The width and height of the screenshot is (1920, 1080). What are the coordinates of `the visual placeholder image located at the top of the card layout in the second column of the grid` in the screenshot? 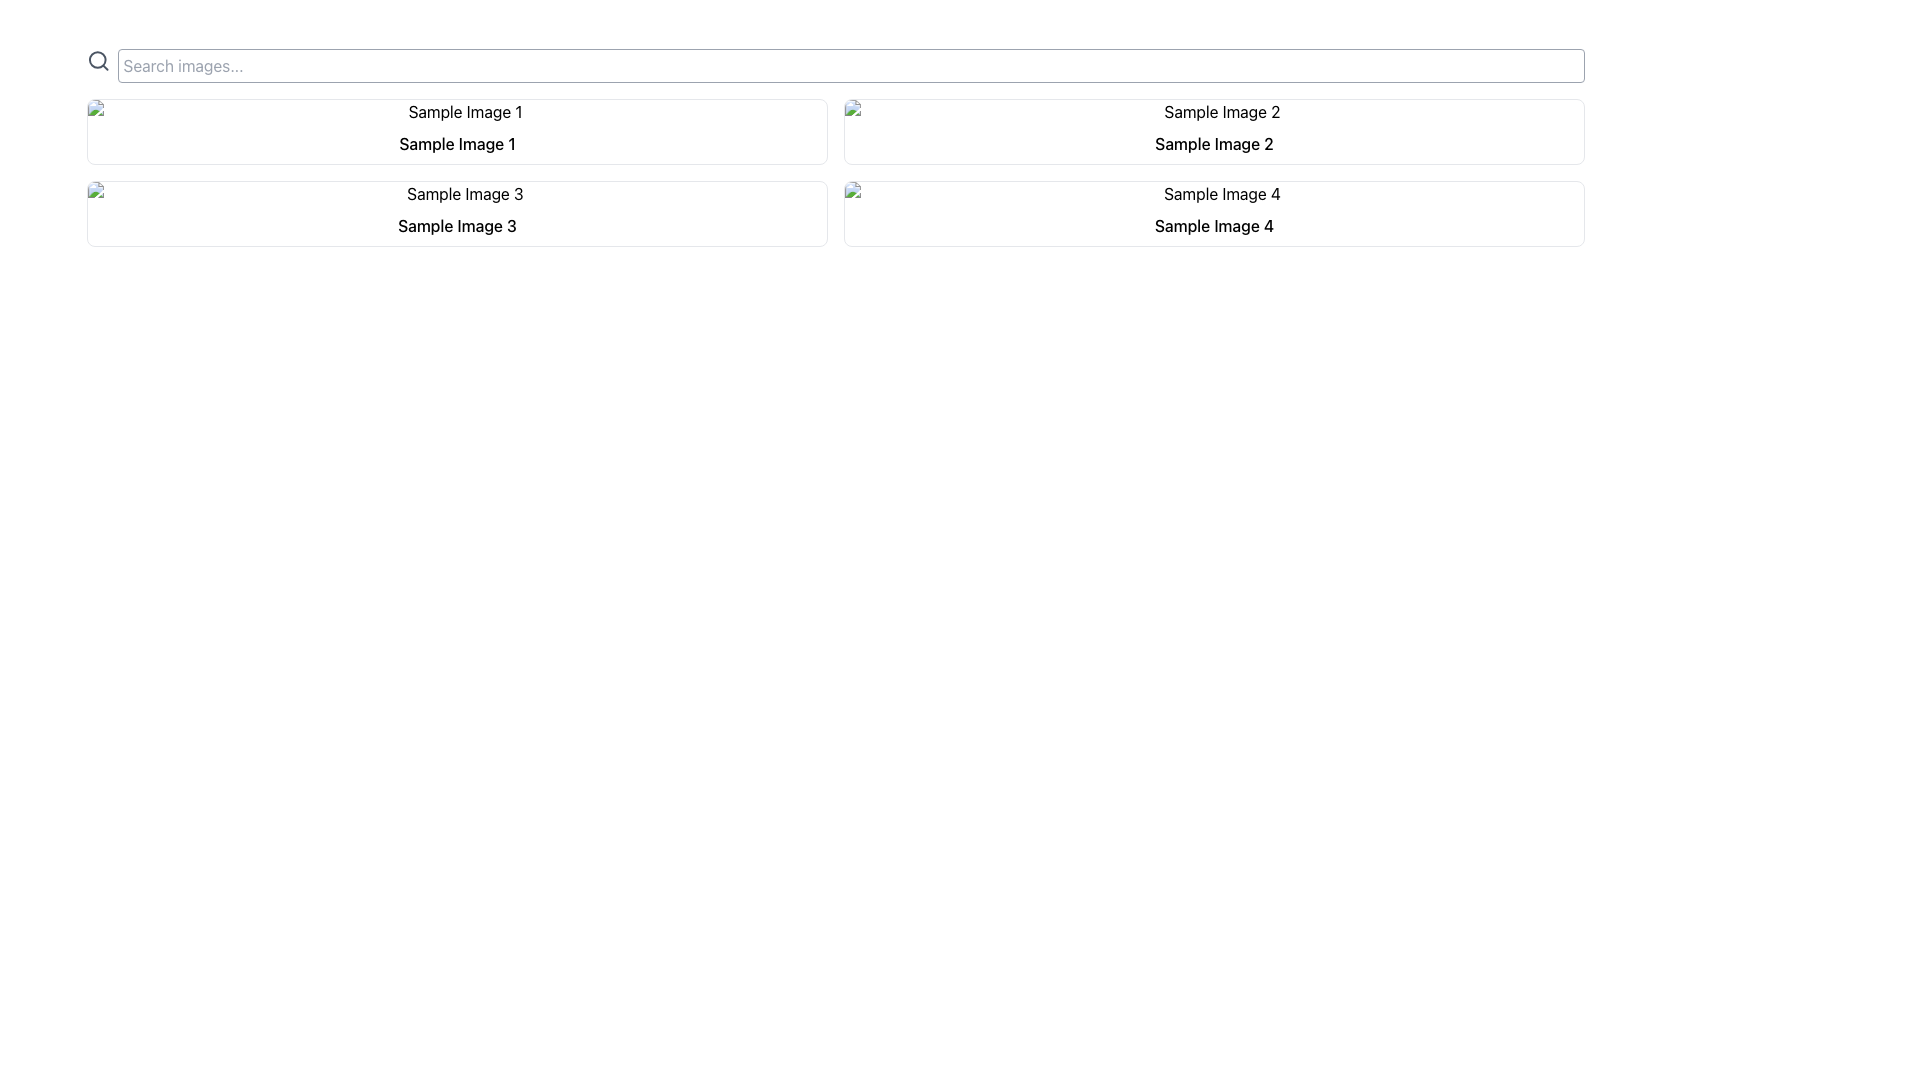 It's located at (1213, 111).